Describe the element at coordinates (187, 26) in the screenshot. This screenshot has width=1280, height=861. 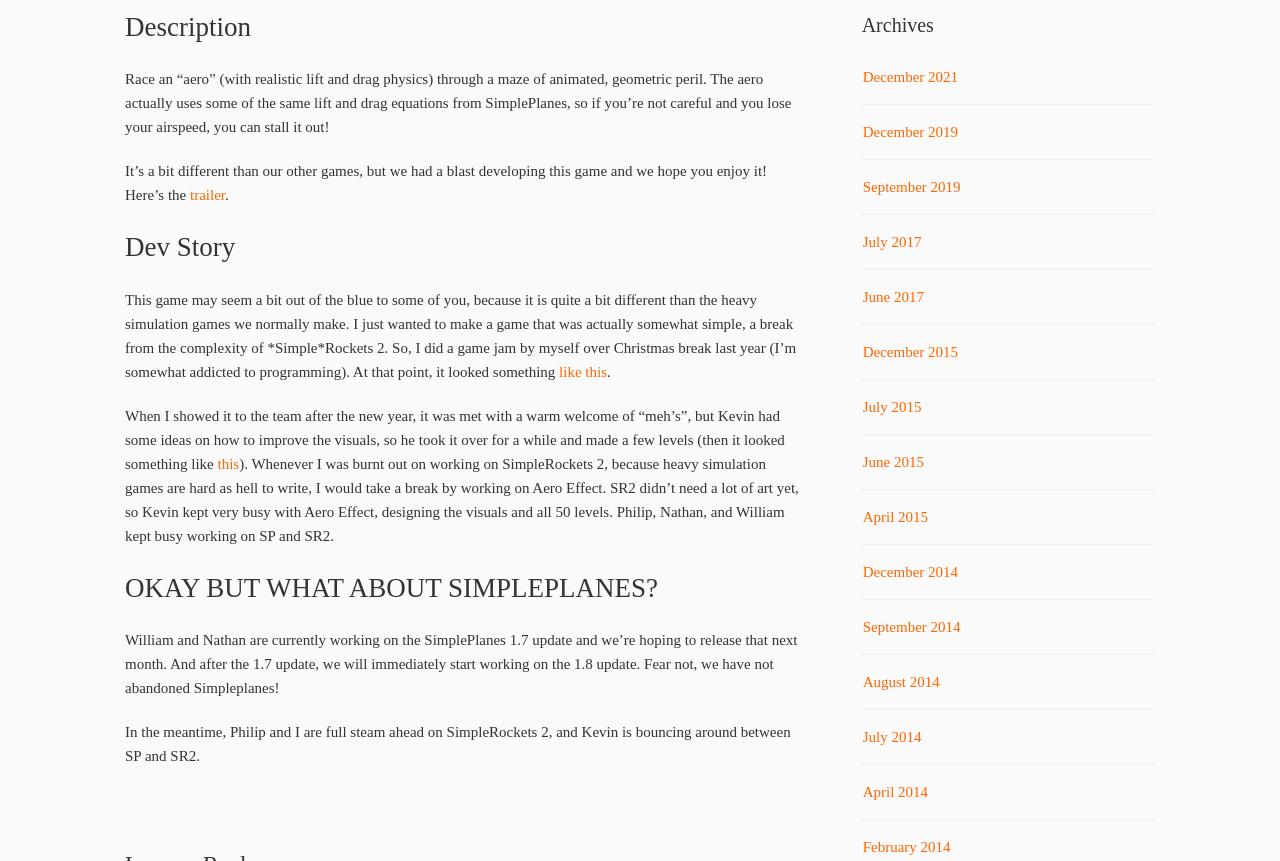
I see `'Description'` at that location.